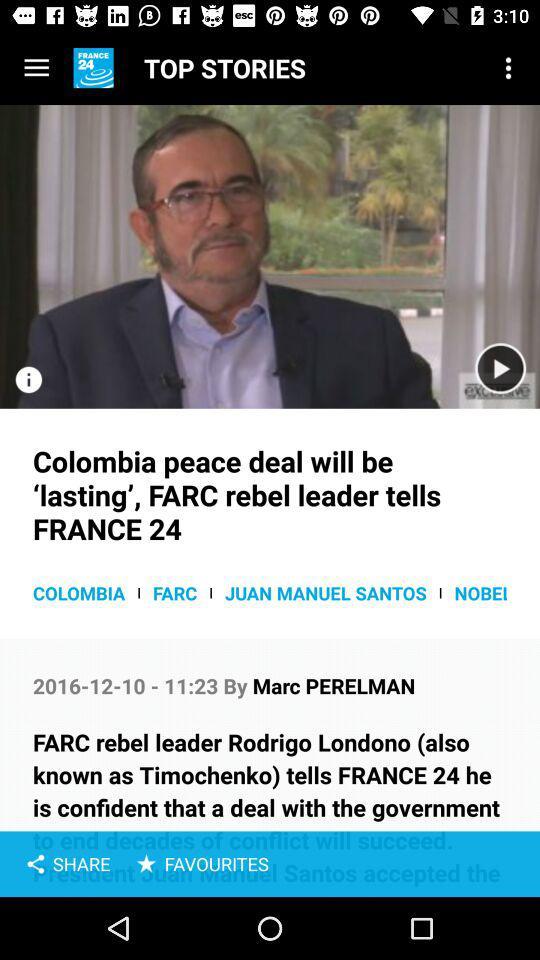 The height and width of the screenshot is (960, 540). I want to click on watch video, so click(270, 255).